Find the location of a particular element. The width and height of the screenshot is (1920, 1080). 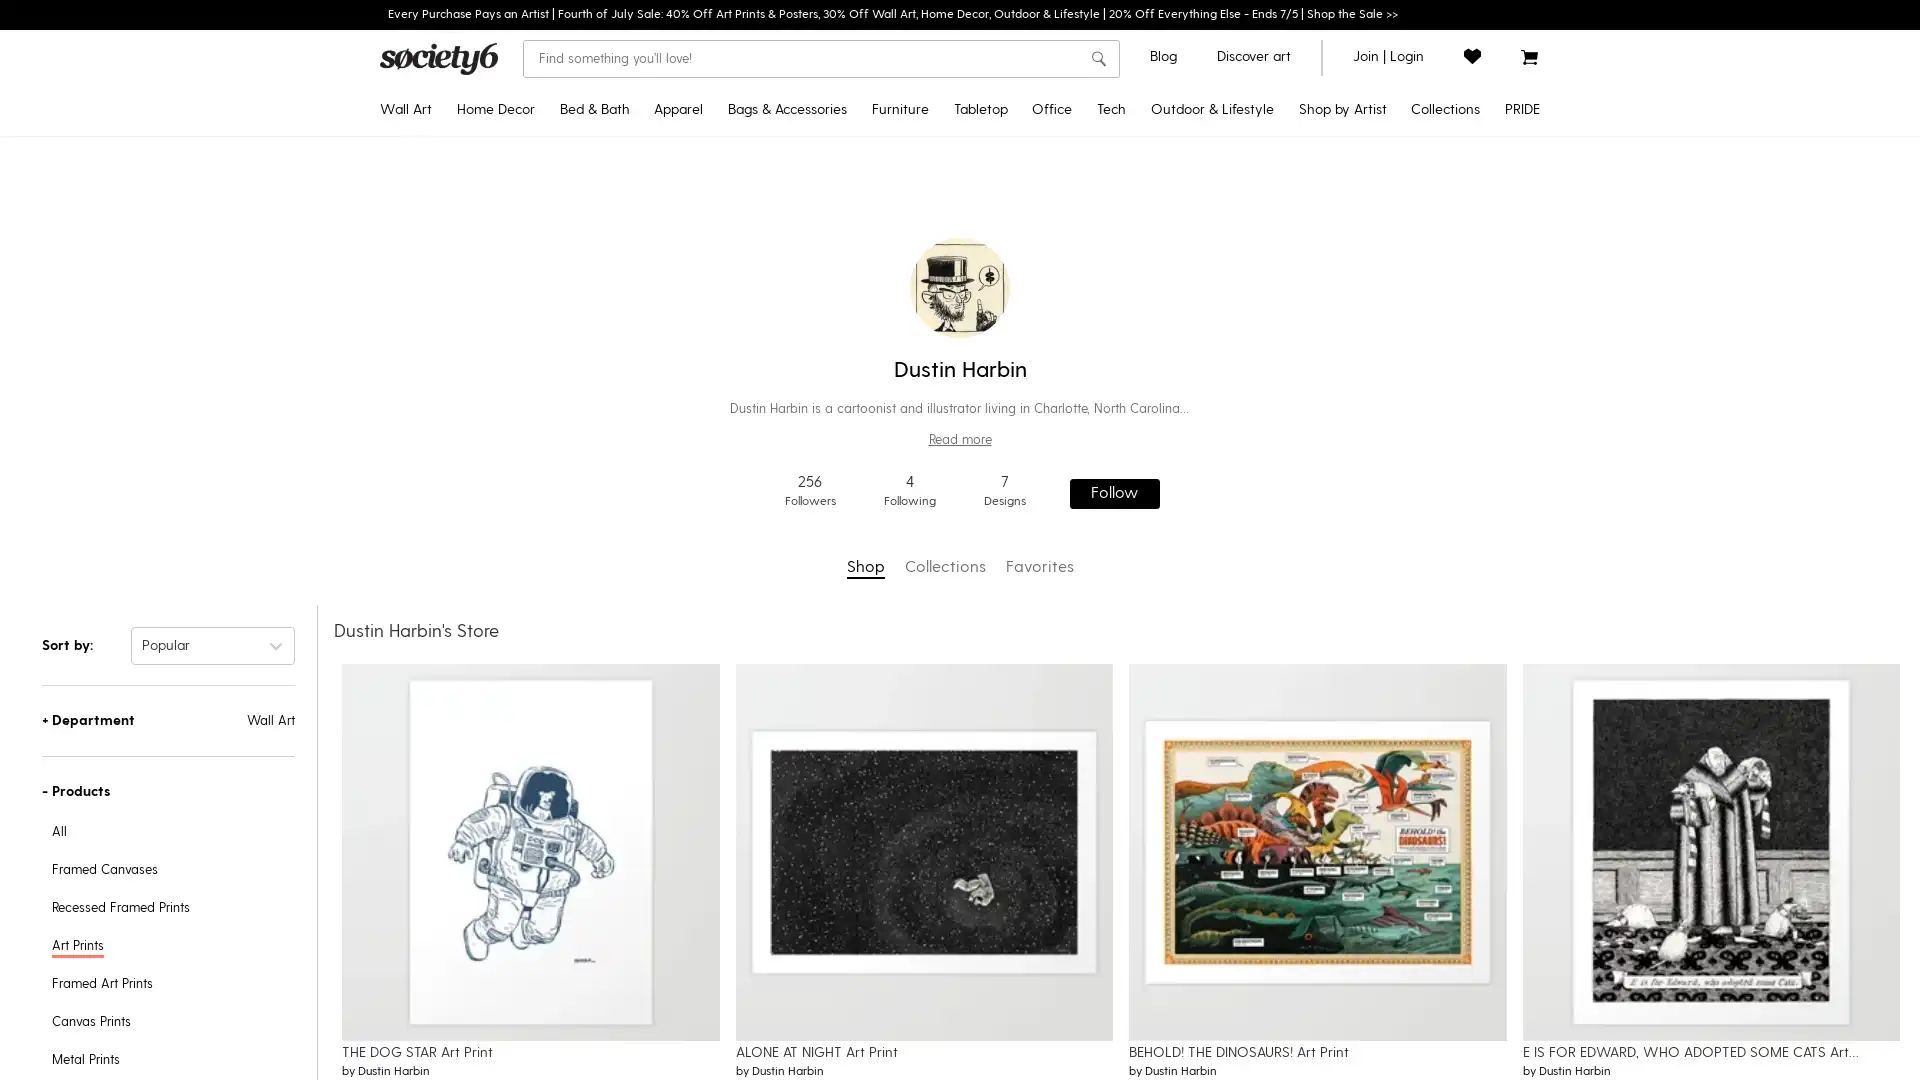

2022 Home Decor Guide is located at coordinates (1371, 225).